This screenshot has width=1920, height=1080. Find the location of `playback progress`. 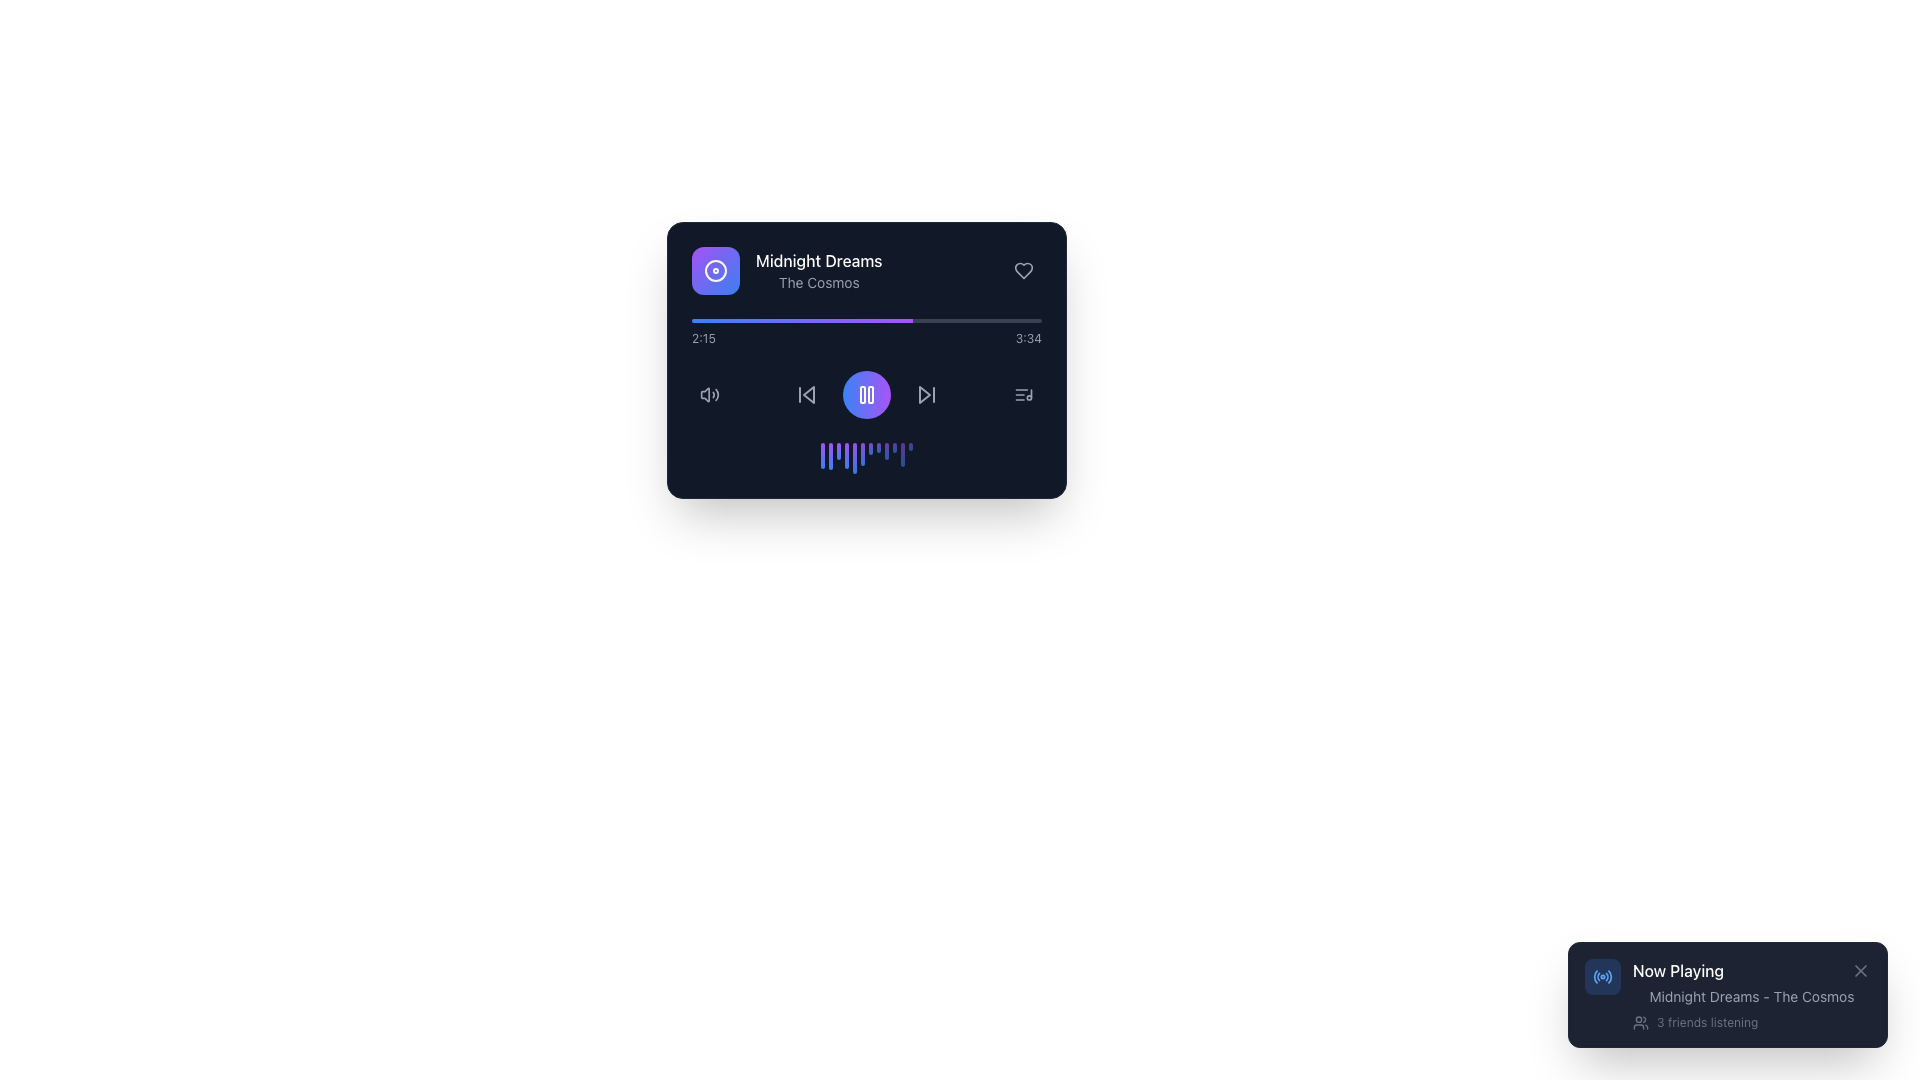

playback progress is located at coordinates (837, 319).